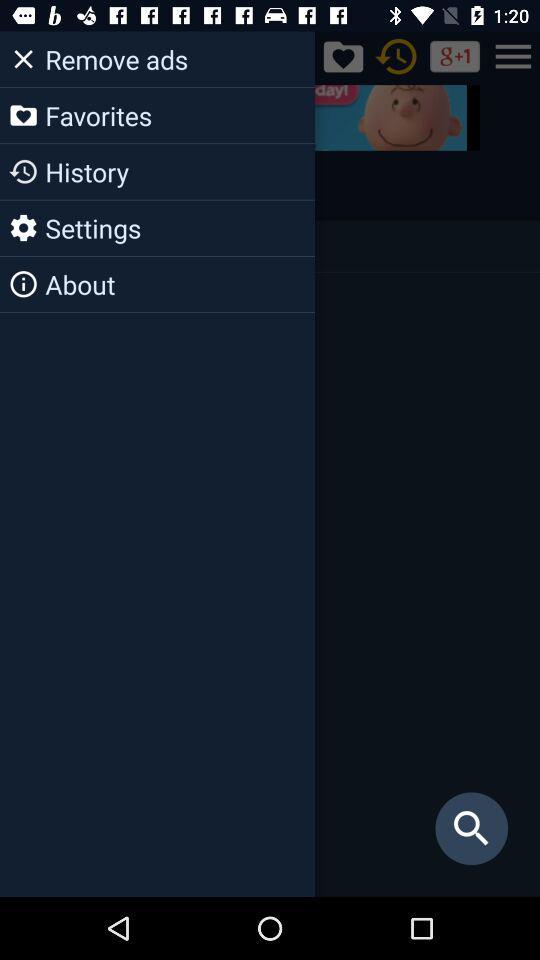  I want to click on the close icon, so click(25, 55).